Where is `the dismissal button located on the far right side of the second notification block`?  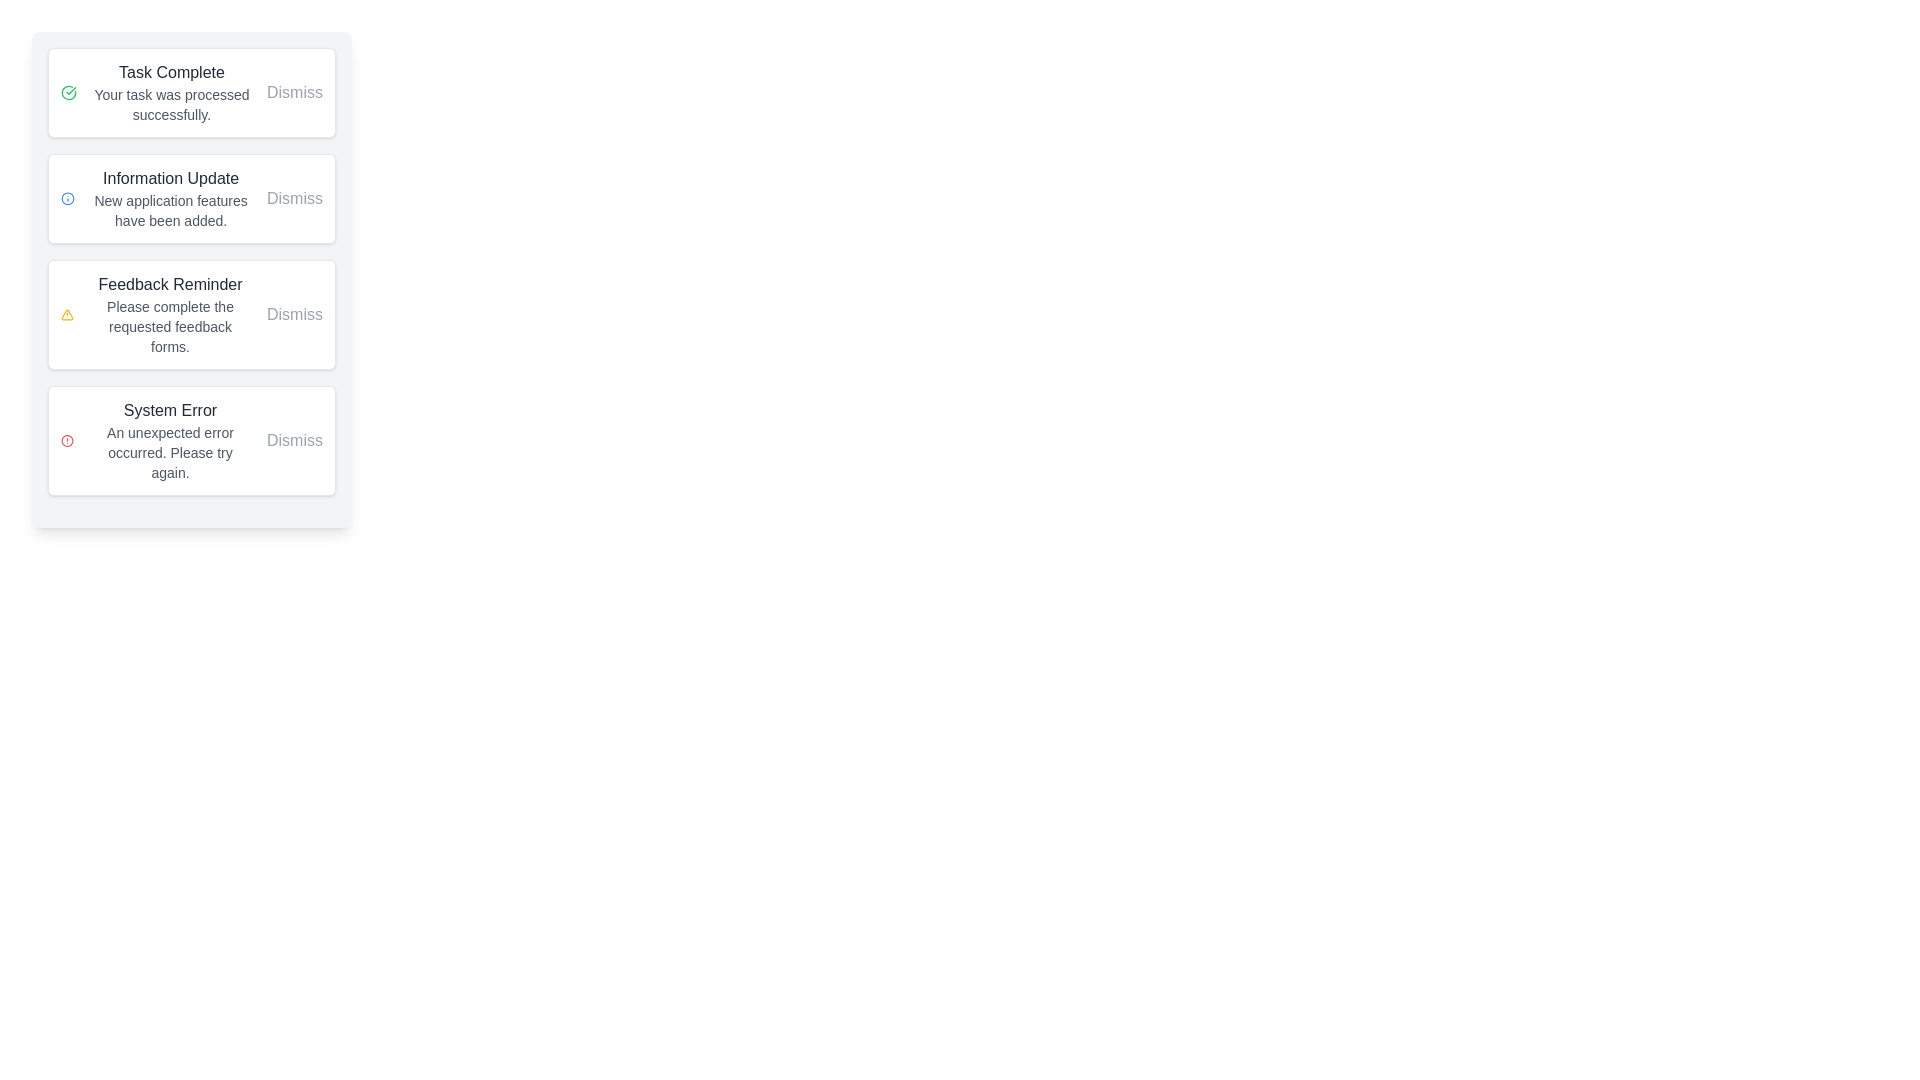 the dismissal button located on the far right side of the second notification block is located at coordinates (293, 199).